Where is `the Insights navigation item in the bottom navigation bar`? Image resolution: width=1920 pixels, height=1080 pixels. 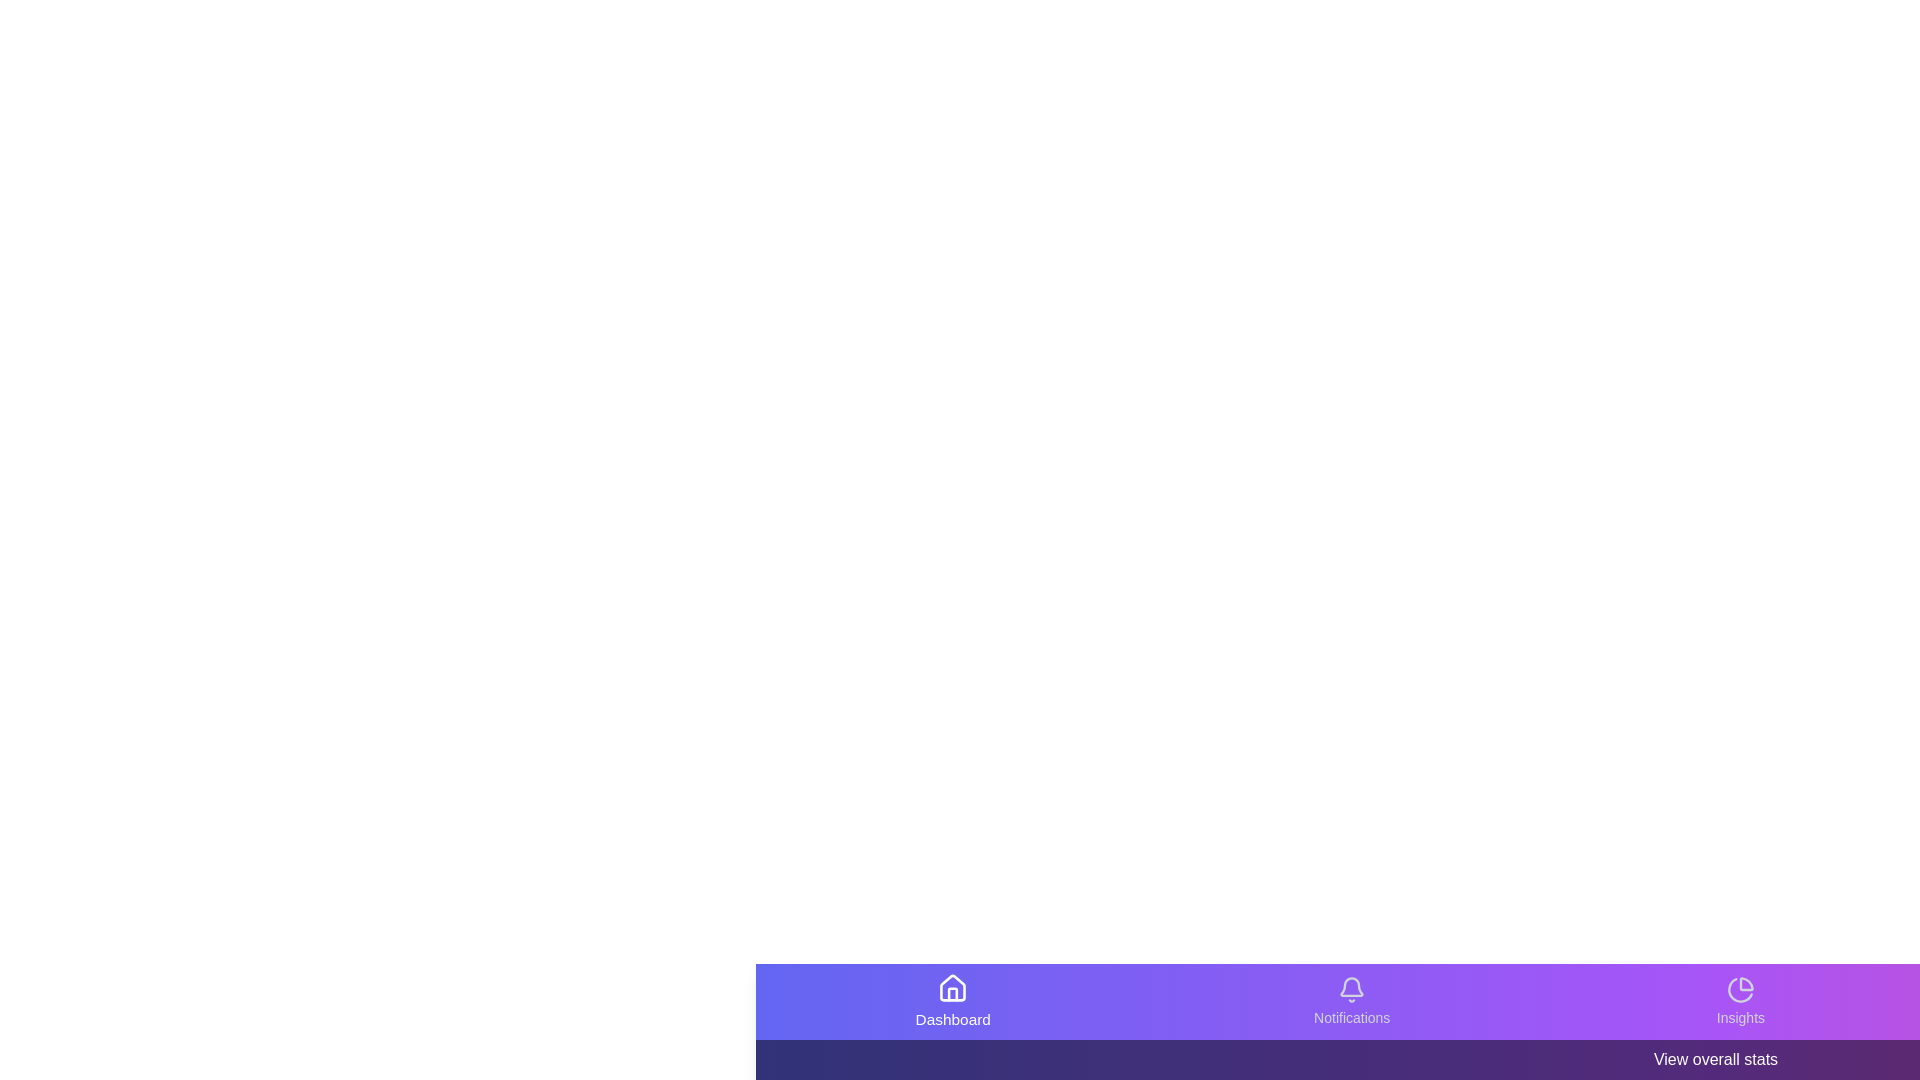 the Insights navigation item in the bottom navigation bar is located at coordinates (1739, 1002).